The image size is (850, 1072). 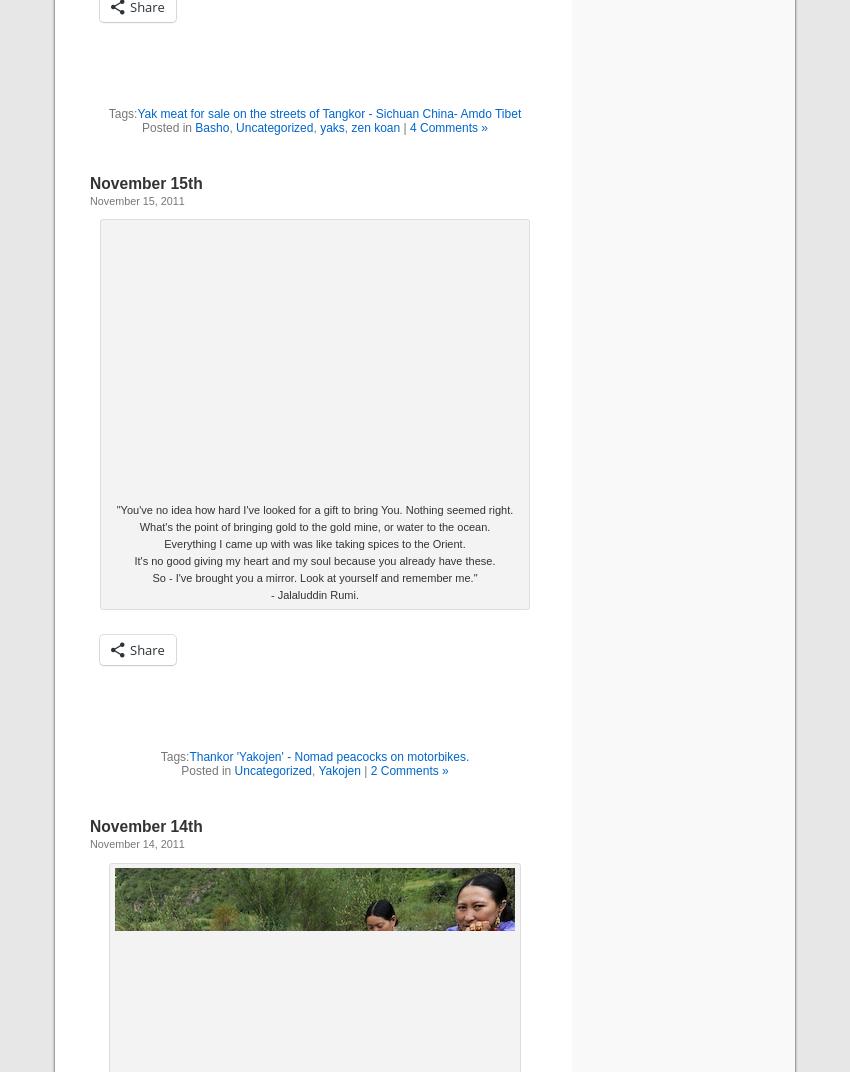 What do you see at coordinates (210, 127) in the screenshot?
I see `'Basho'` at bounding box center [210, 127].